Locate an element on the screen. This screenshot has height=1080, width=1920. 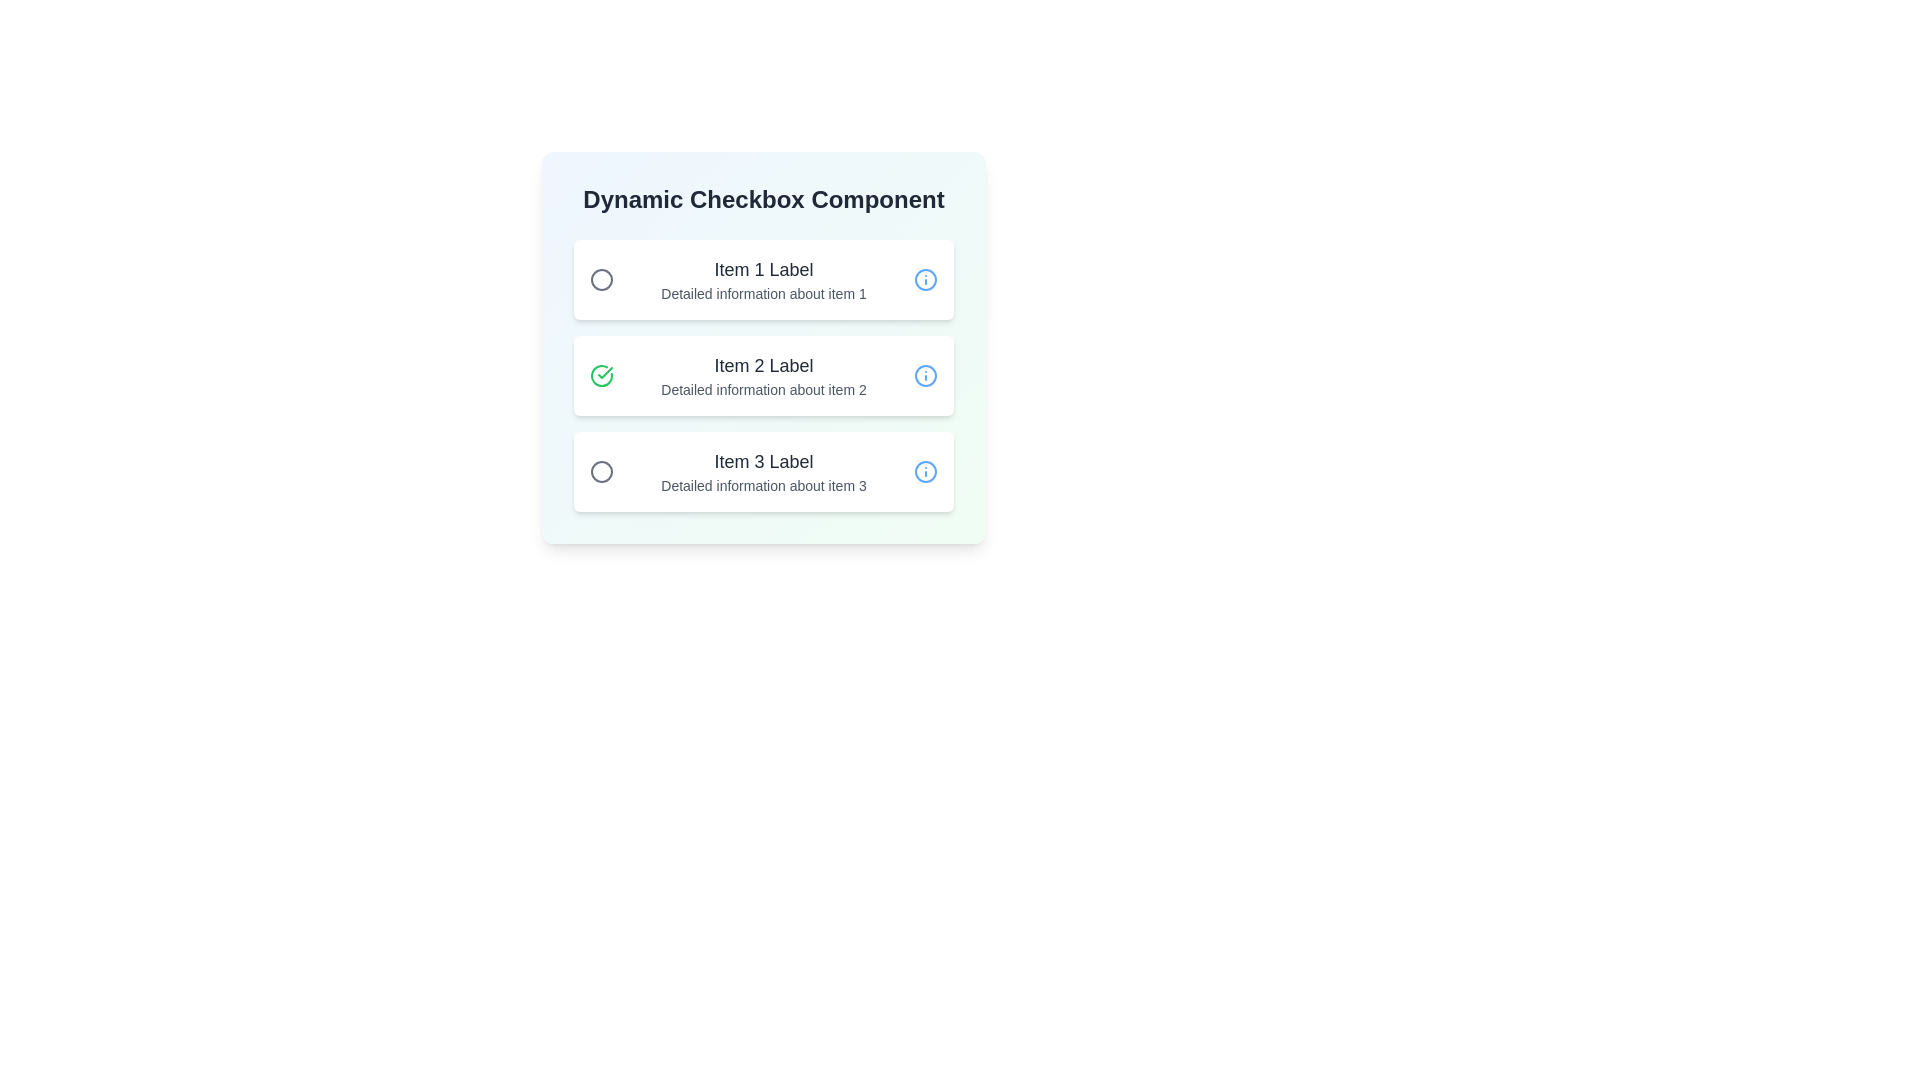
the 'info' icon for Item 3 to view additional information is located at coordinates (925, 471).